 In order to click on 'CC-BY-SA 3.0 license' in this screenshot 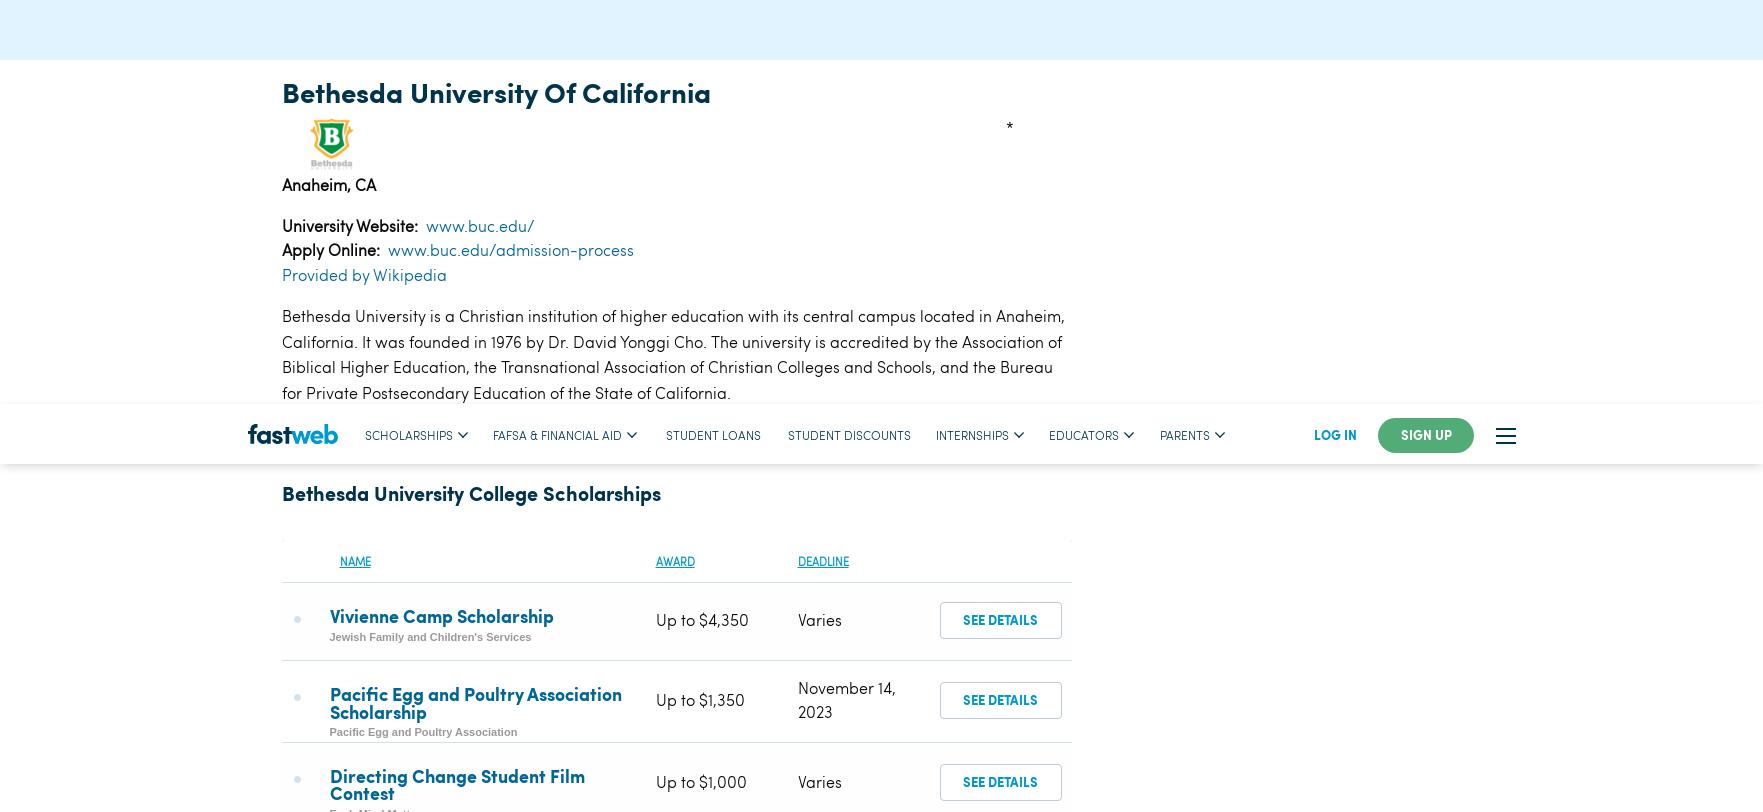, I will do `click(767, 29)`.